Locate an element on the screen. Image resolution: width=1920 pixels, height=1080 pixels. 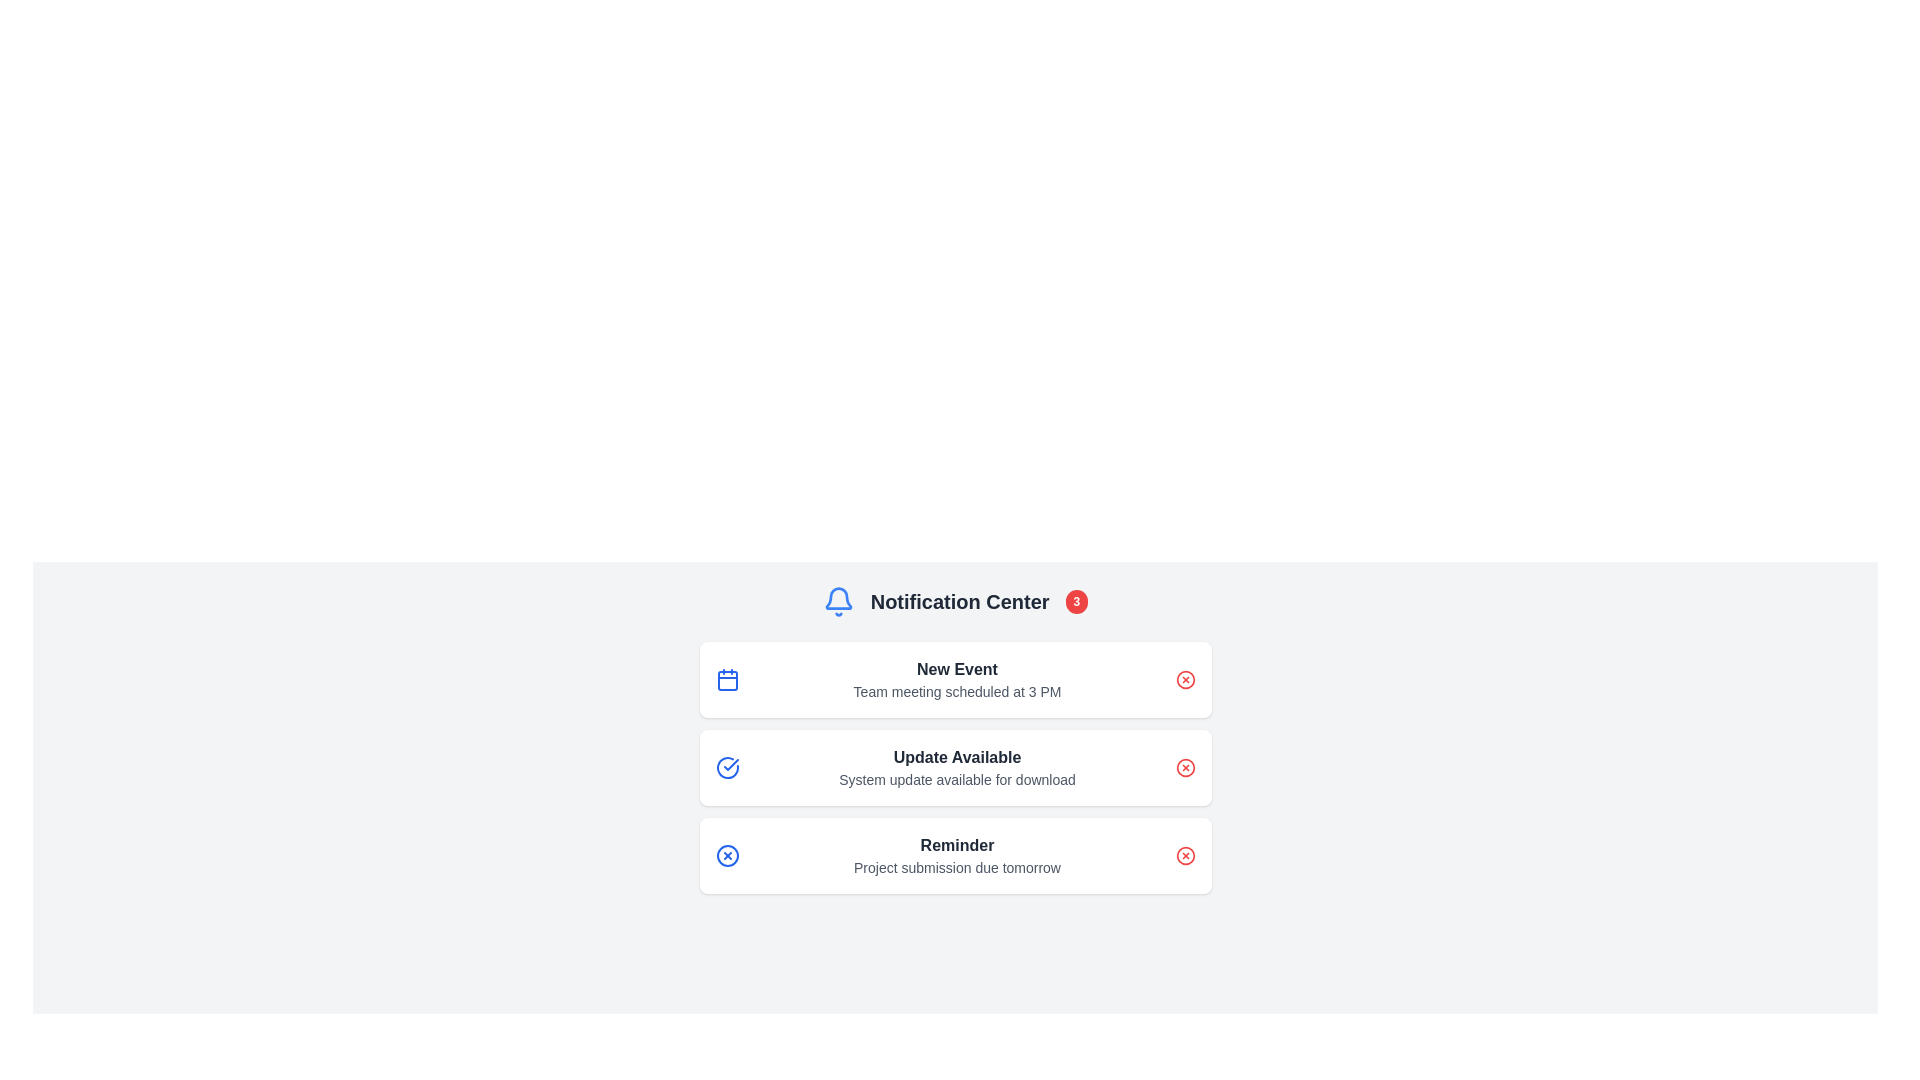
the text label that serves as the title for the notification section, positioned centrally near the top of the panel, between a blue notification bell icon and a small rounded red badge with the number '3' is located at coordinates (960, 600).